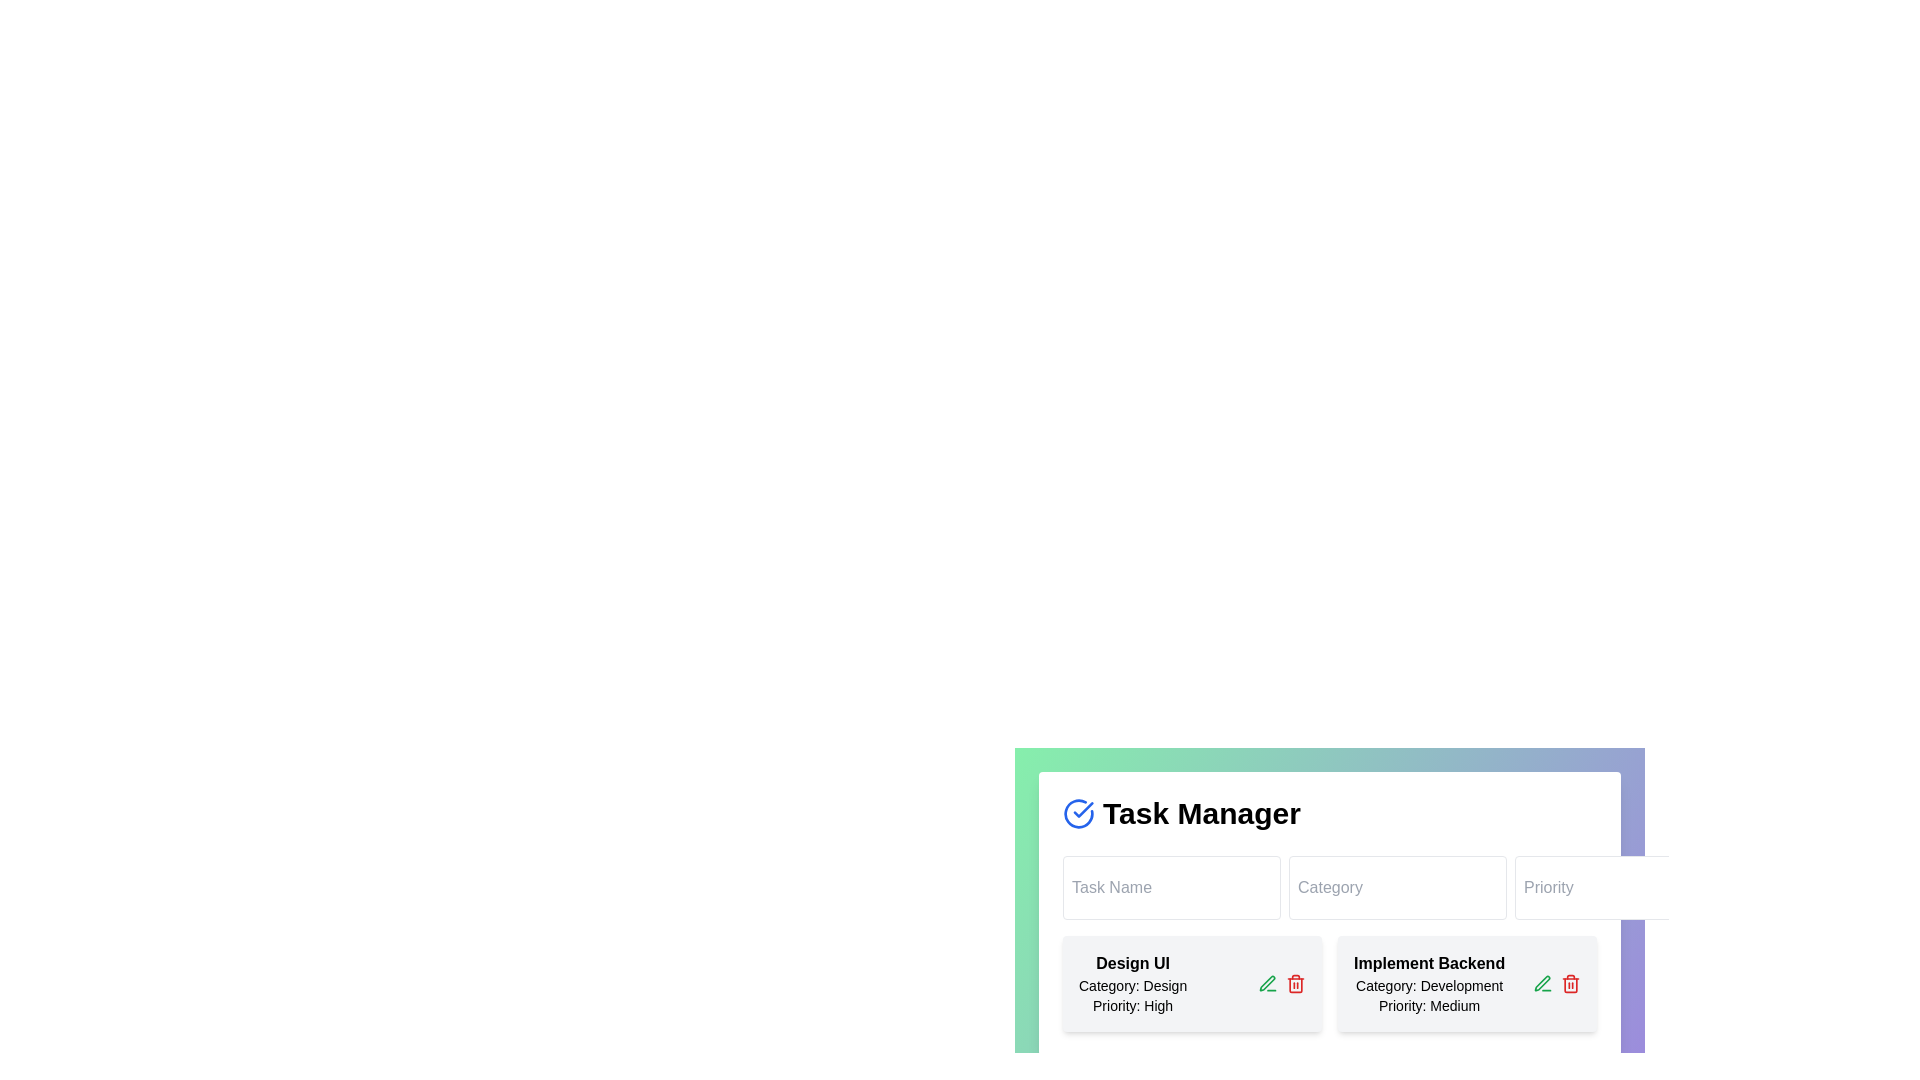 The image size is (1920, 1080). Describe the element at coordinates (1428, 963) in the screenshot. I see `the static text displaying the task name 'Implement Backend', which is located in the Task Manager card, positioned after 'Design UI'` at that location.